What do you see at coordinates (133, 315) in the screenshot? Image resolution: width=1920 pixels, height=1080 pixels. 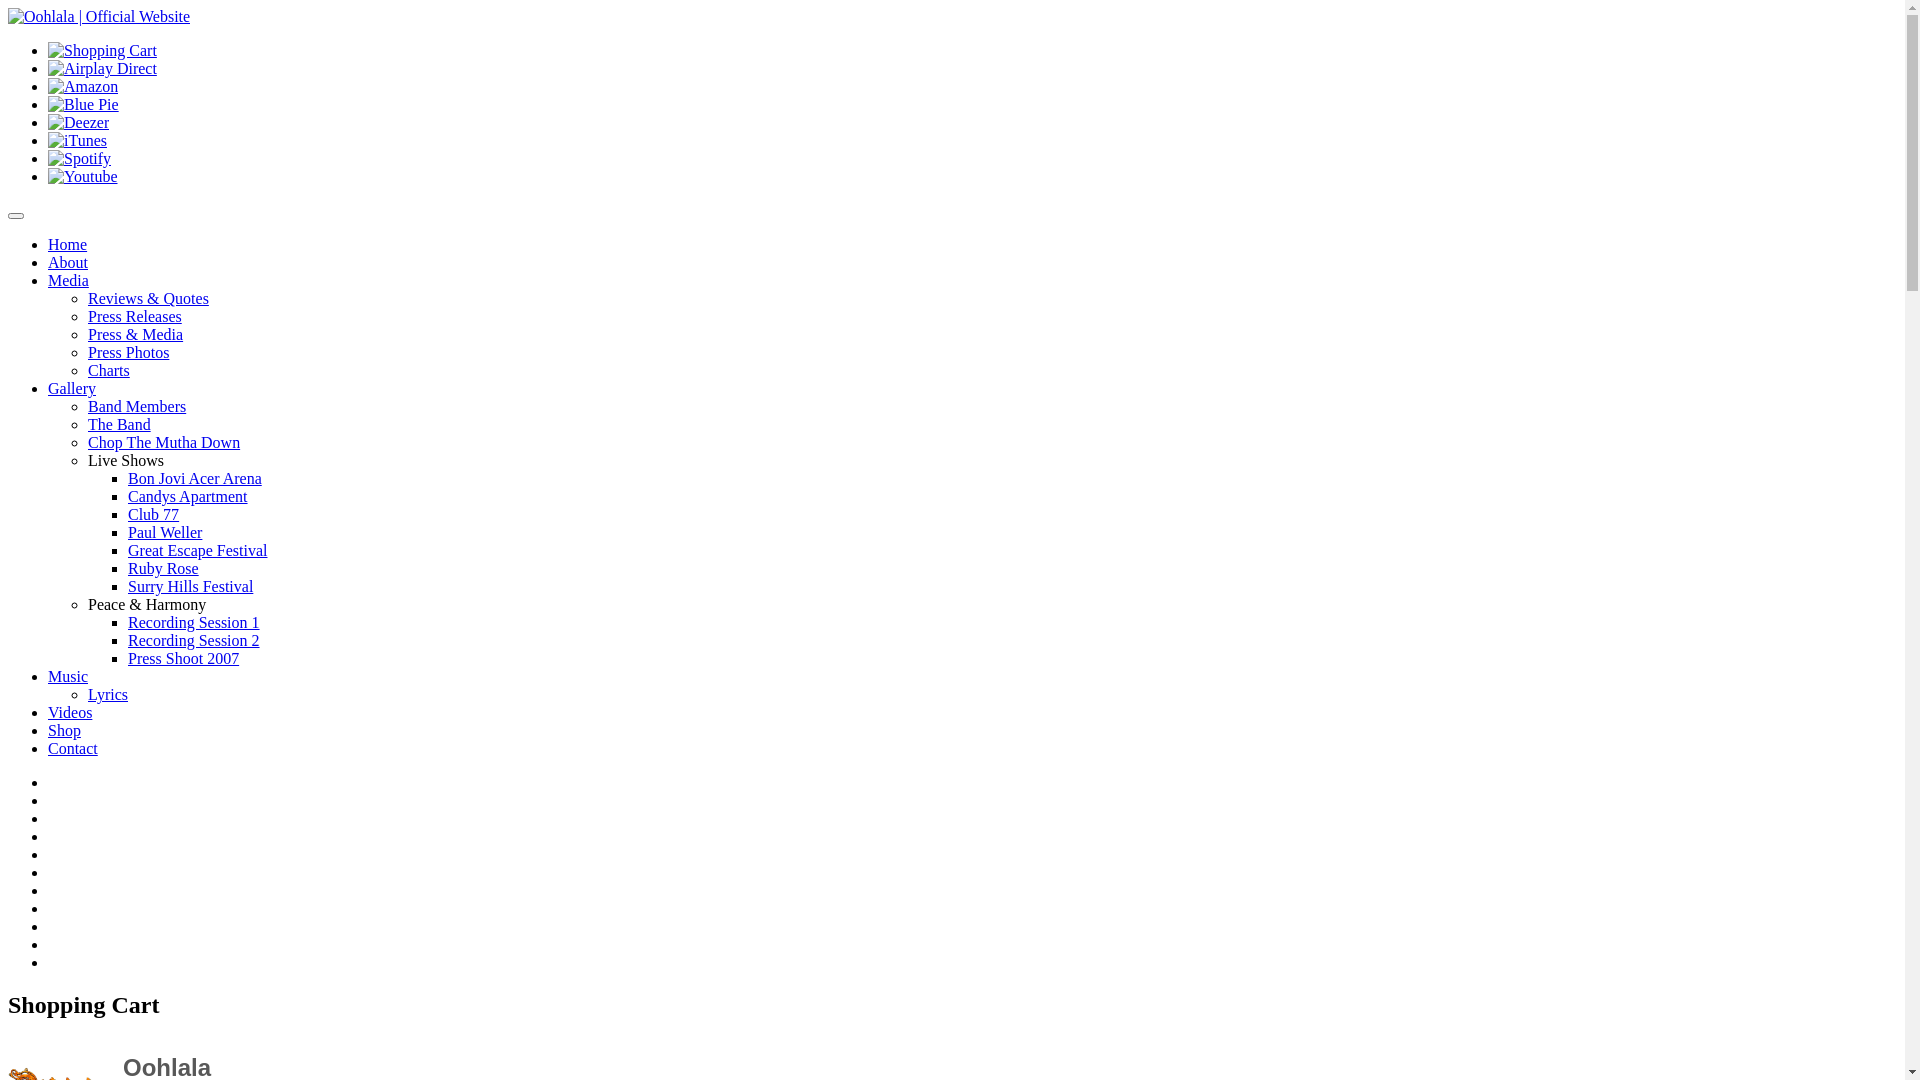 I see `'Press Releases'` at bounding box center [133, 315].